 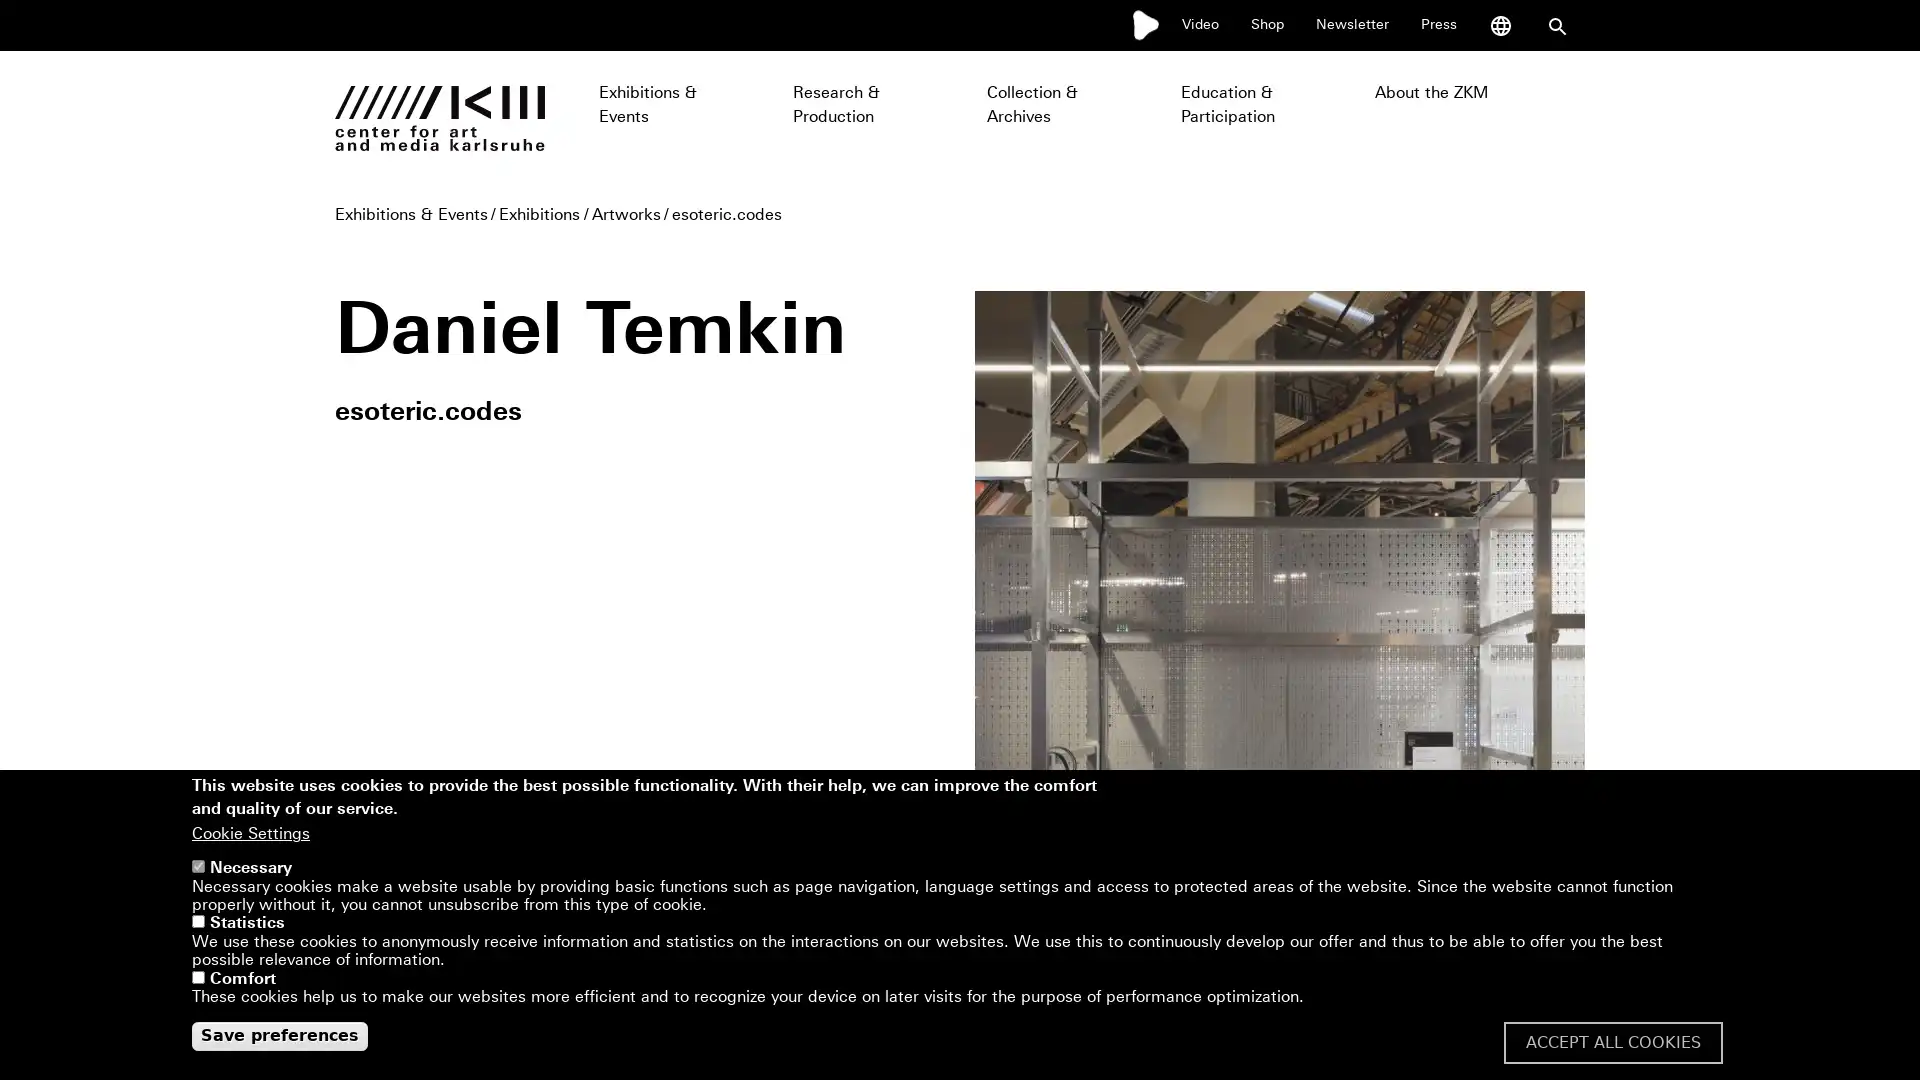 I want to click on ACCEPT ALL COOKIES, so click(x=1613, y=1041).